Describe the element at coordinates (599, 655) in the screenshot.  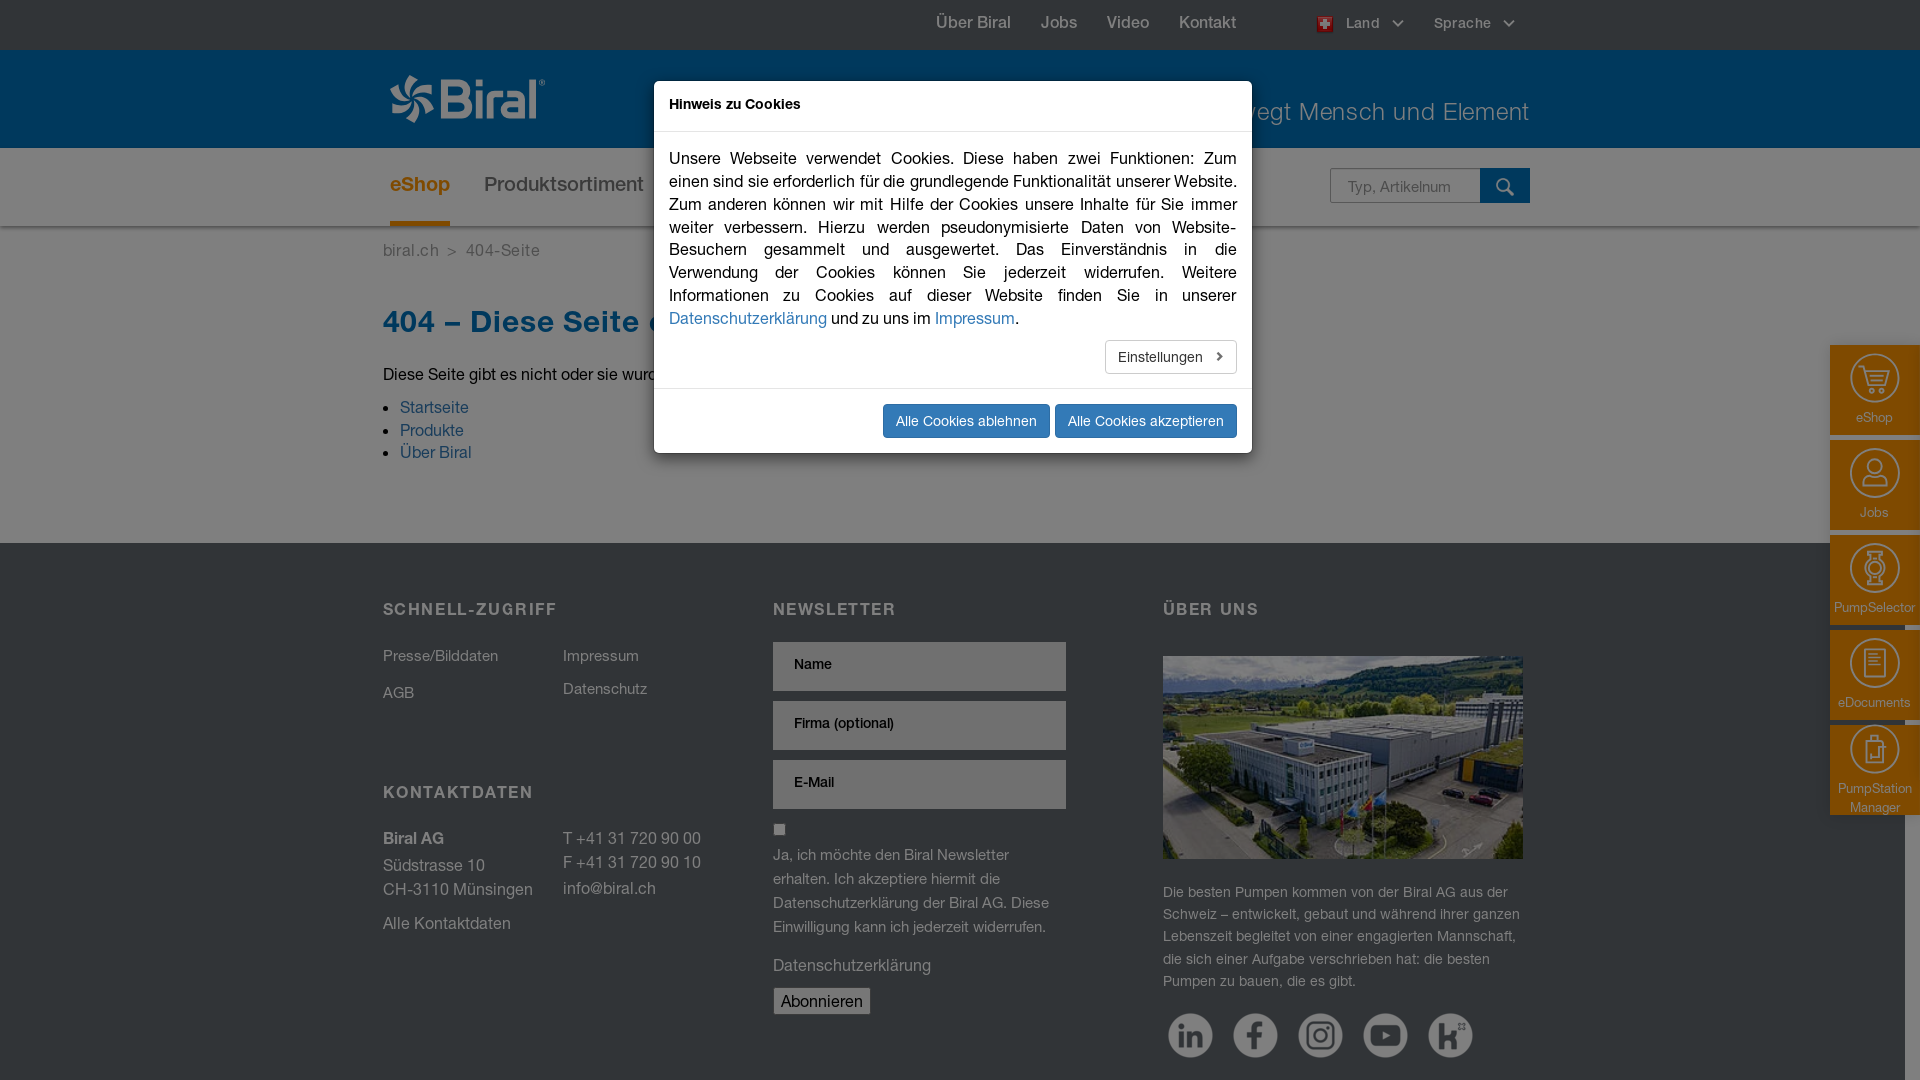
I see `'Impressum'` at that location.